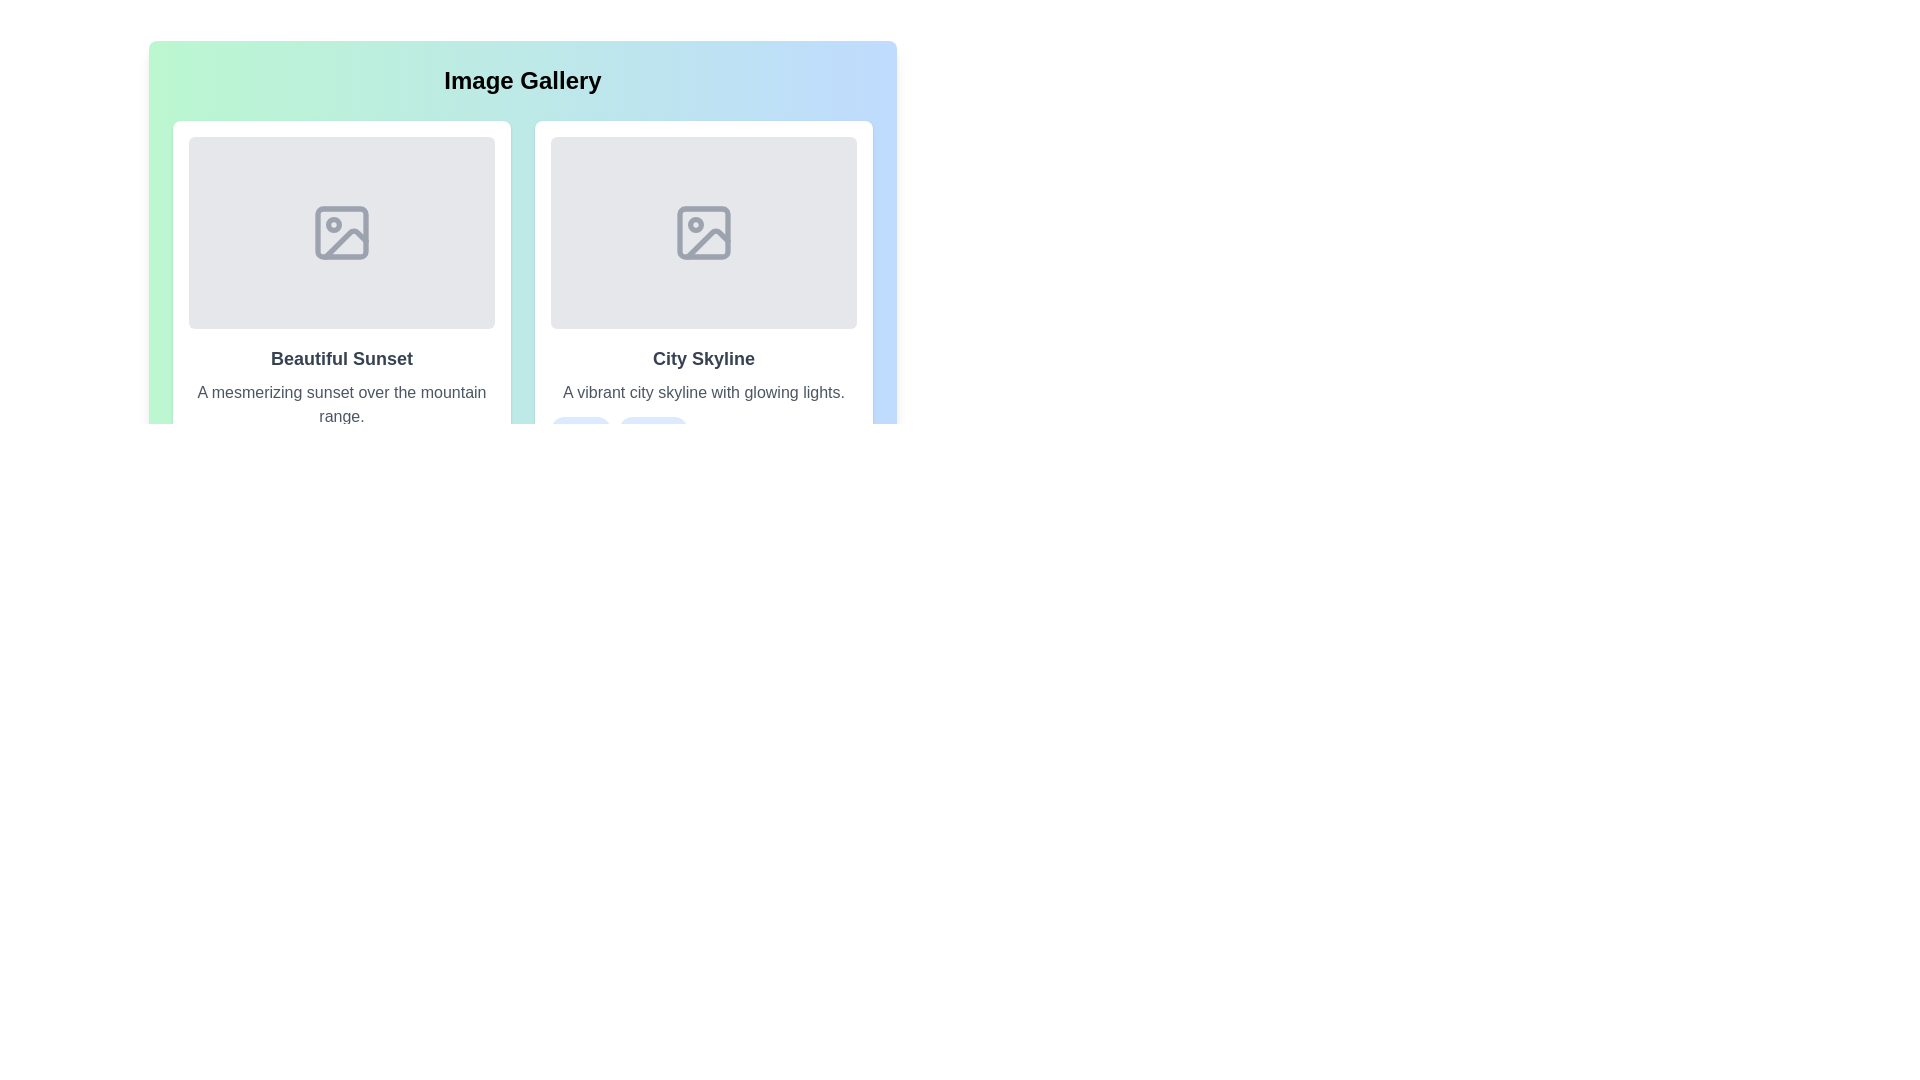 The width and height of the screenshot is (1920, 1080). What do you see at coordinates (579, 430) in the screenshot?
I see `the tag City from the card gallery` at bounding box center [579, 430].